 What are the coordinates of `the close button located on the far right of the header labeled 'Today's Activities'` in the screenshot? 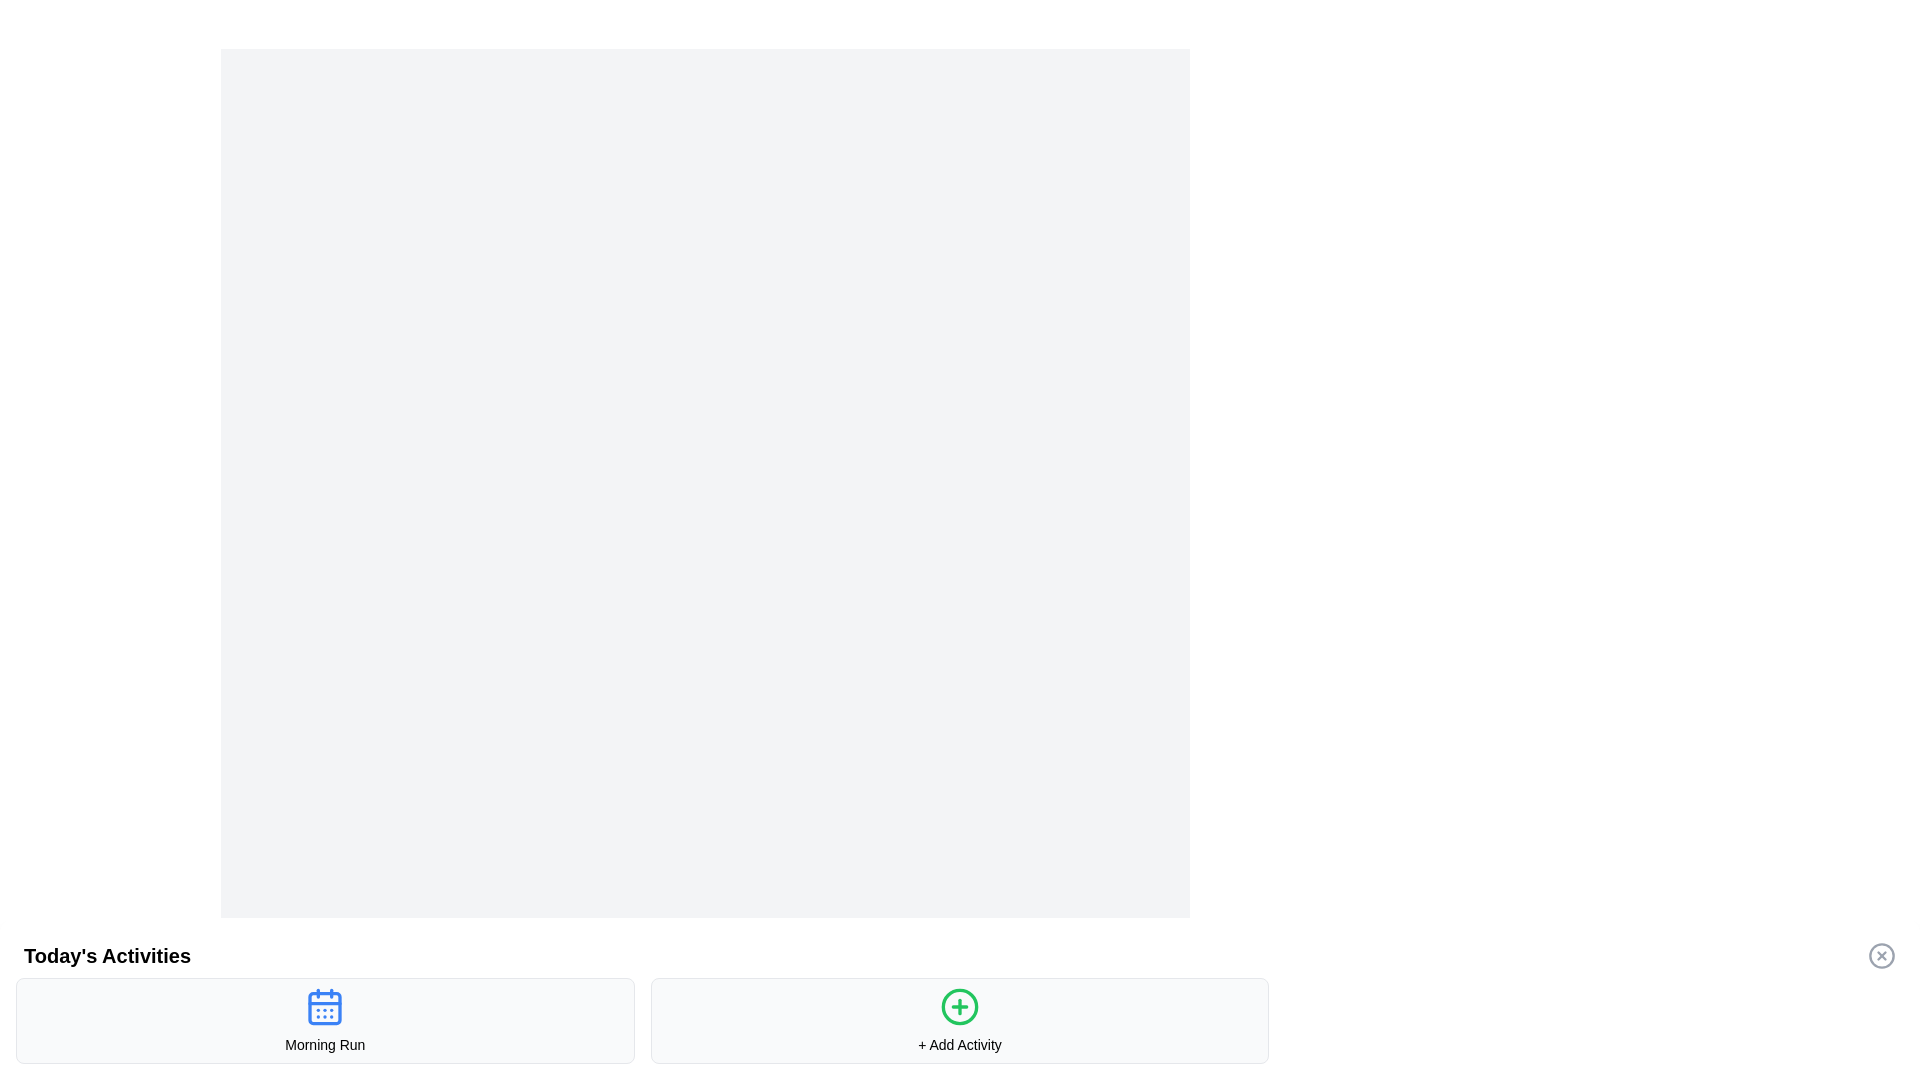 It's located at (1880, 955).